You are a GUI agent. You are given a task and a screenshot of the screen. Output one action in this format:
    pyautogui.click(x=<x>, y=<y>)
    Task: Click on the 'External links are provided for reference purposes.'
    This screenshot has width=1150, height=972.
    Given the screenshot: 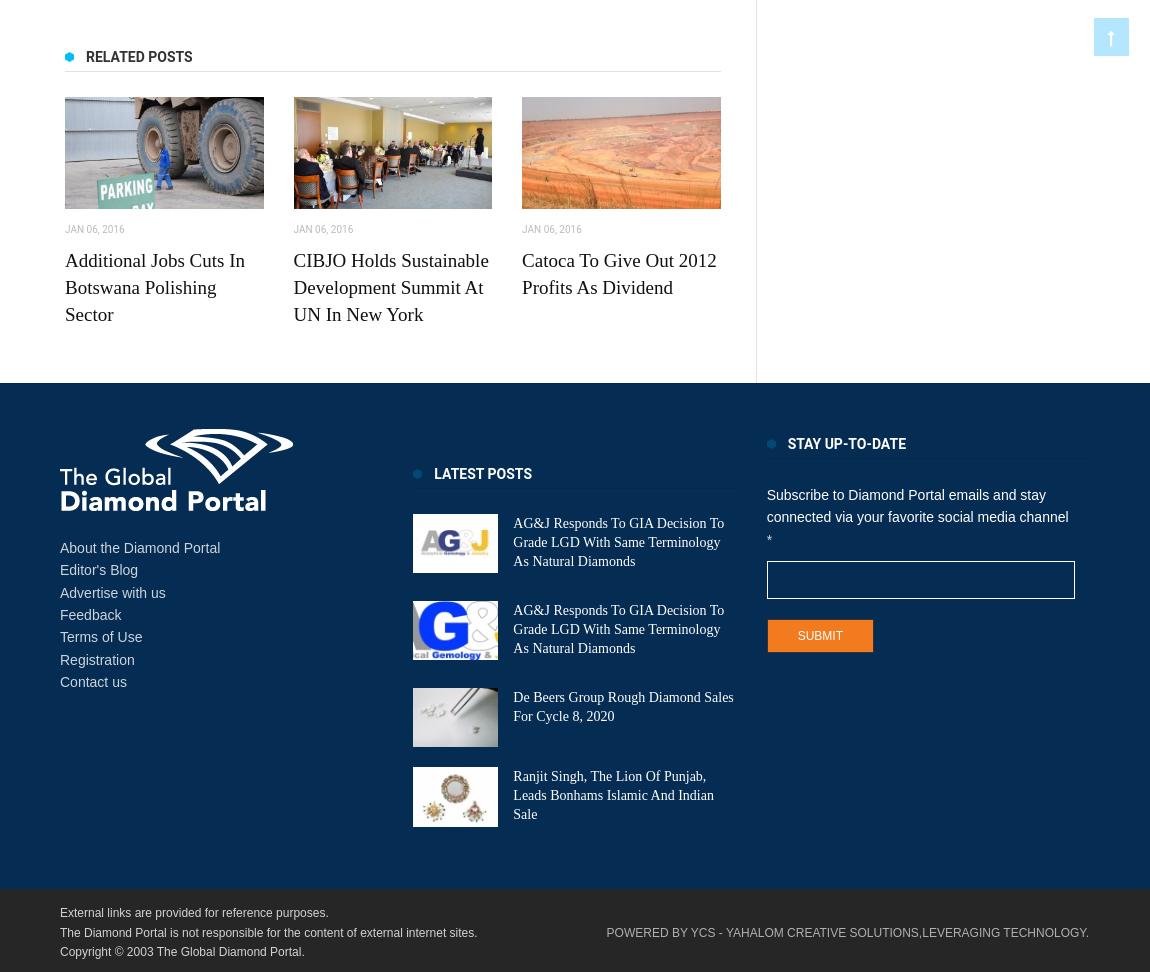 What is the action you would take?
    pyautogui.click(x=193, y=911)
    